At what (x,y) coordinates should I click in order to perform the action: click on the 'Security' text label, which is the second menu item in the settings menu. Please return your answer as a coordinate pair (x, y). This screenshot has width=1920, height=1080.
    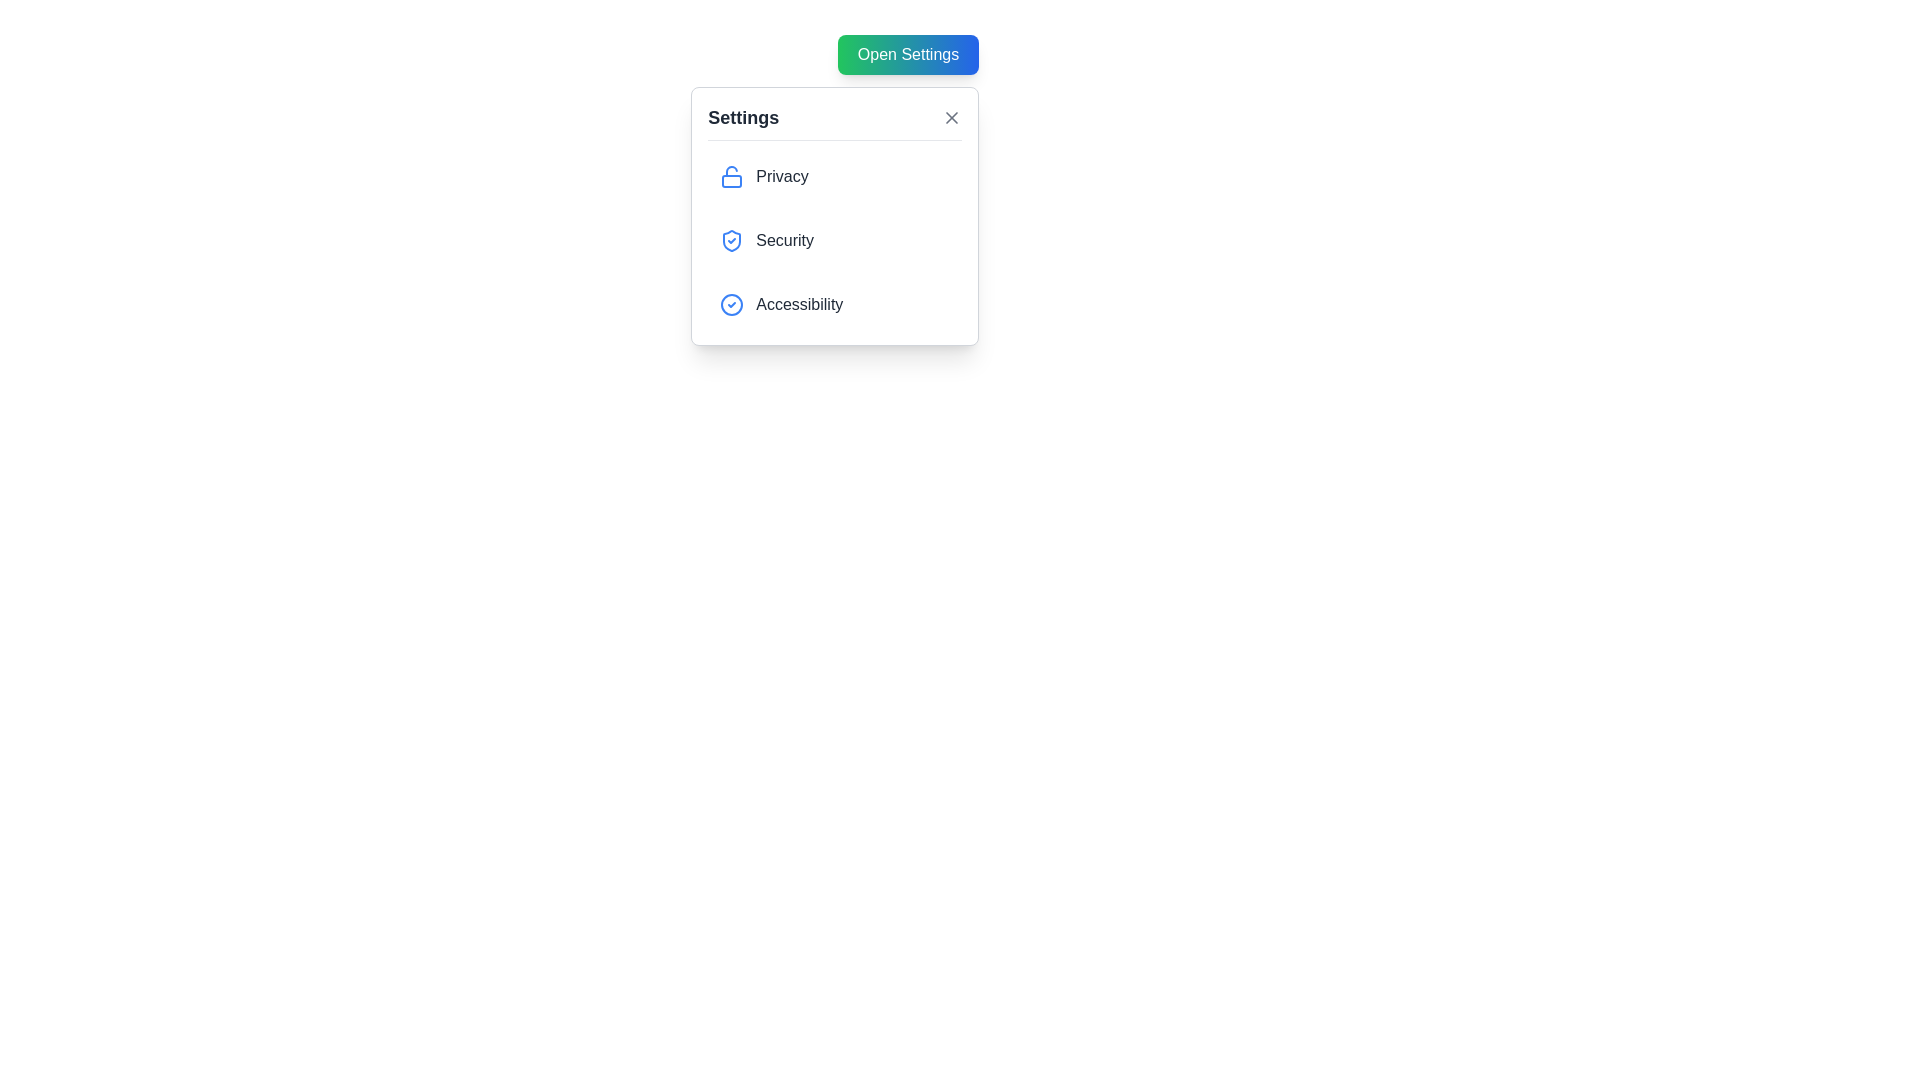
    Looking at the image, I should click on (784, 239).